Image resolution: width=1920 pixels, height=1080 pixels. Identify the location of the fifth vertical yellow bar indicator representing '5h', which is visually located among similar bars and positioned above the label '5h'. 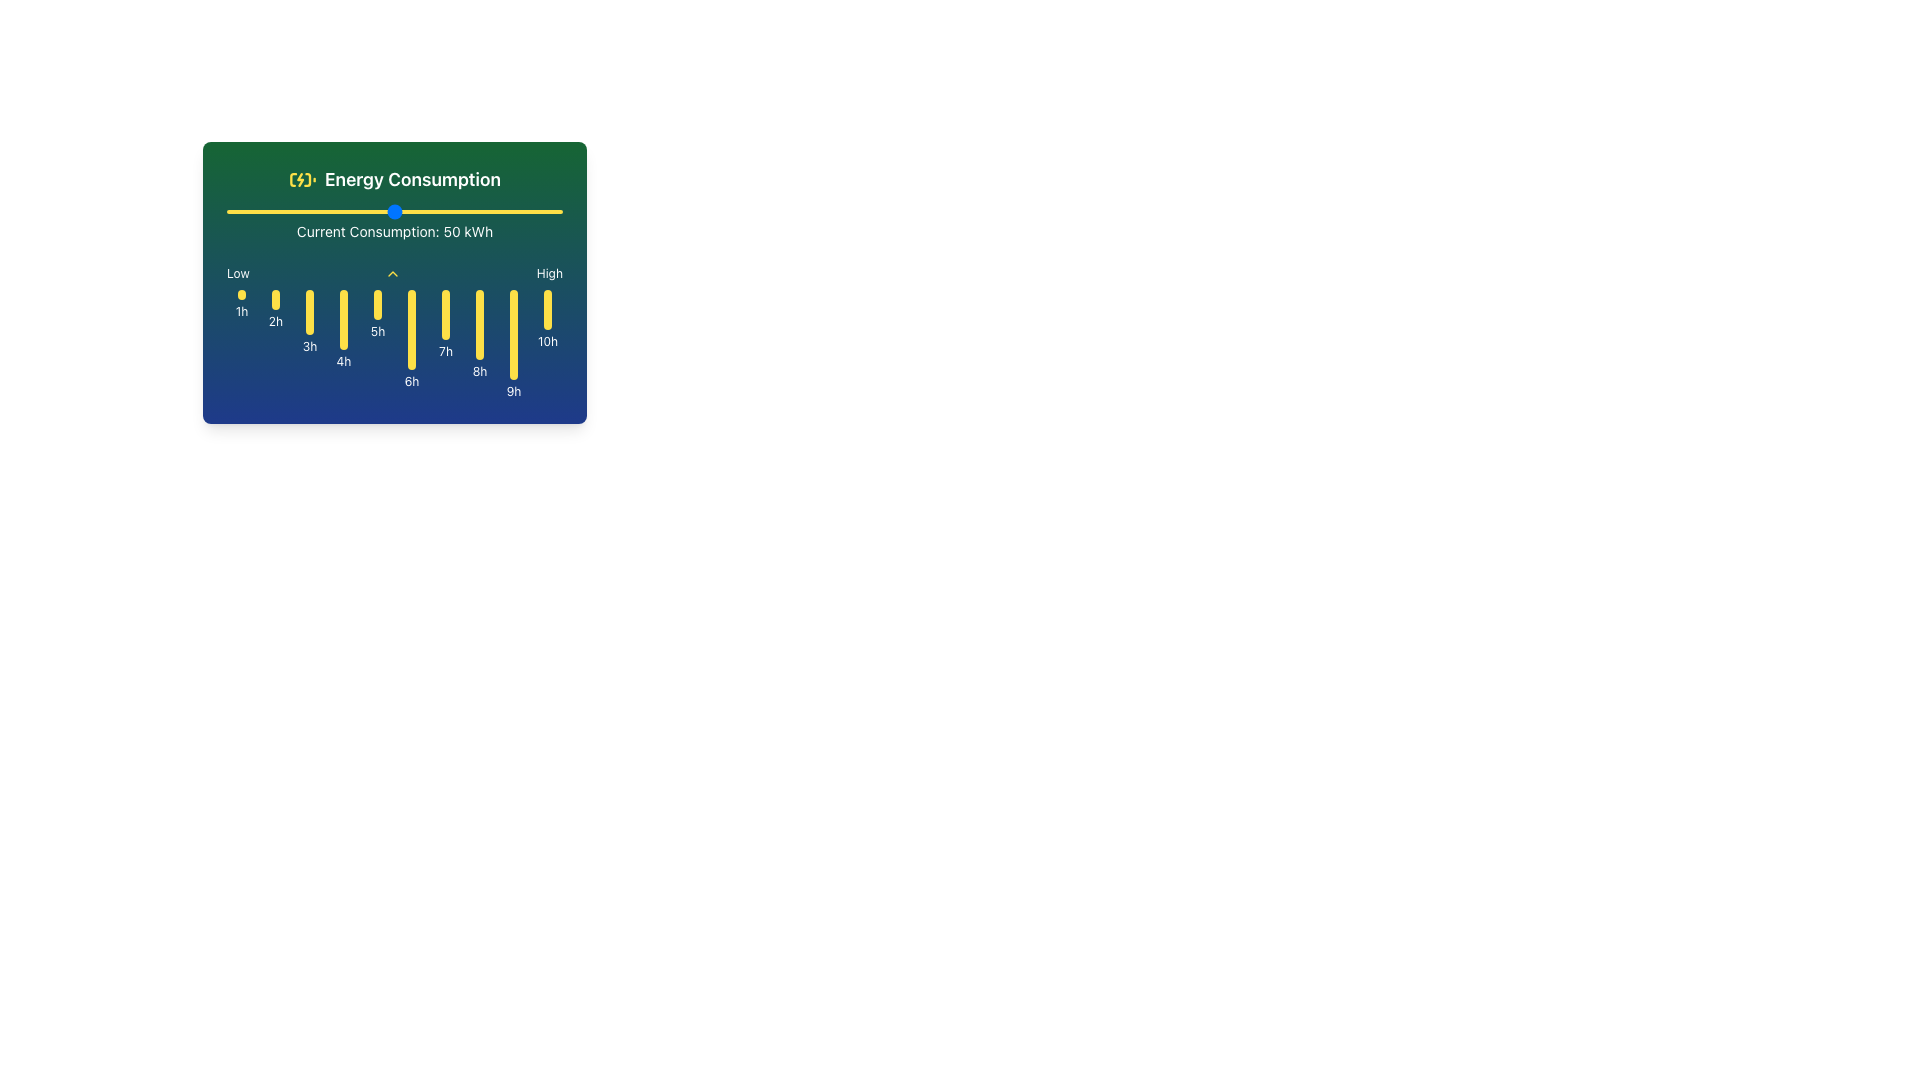
(378, 304).